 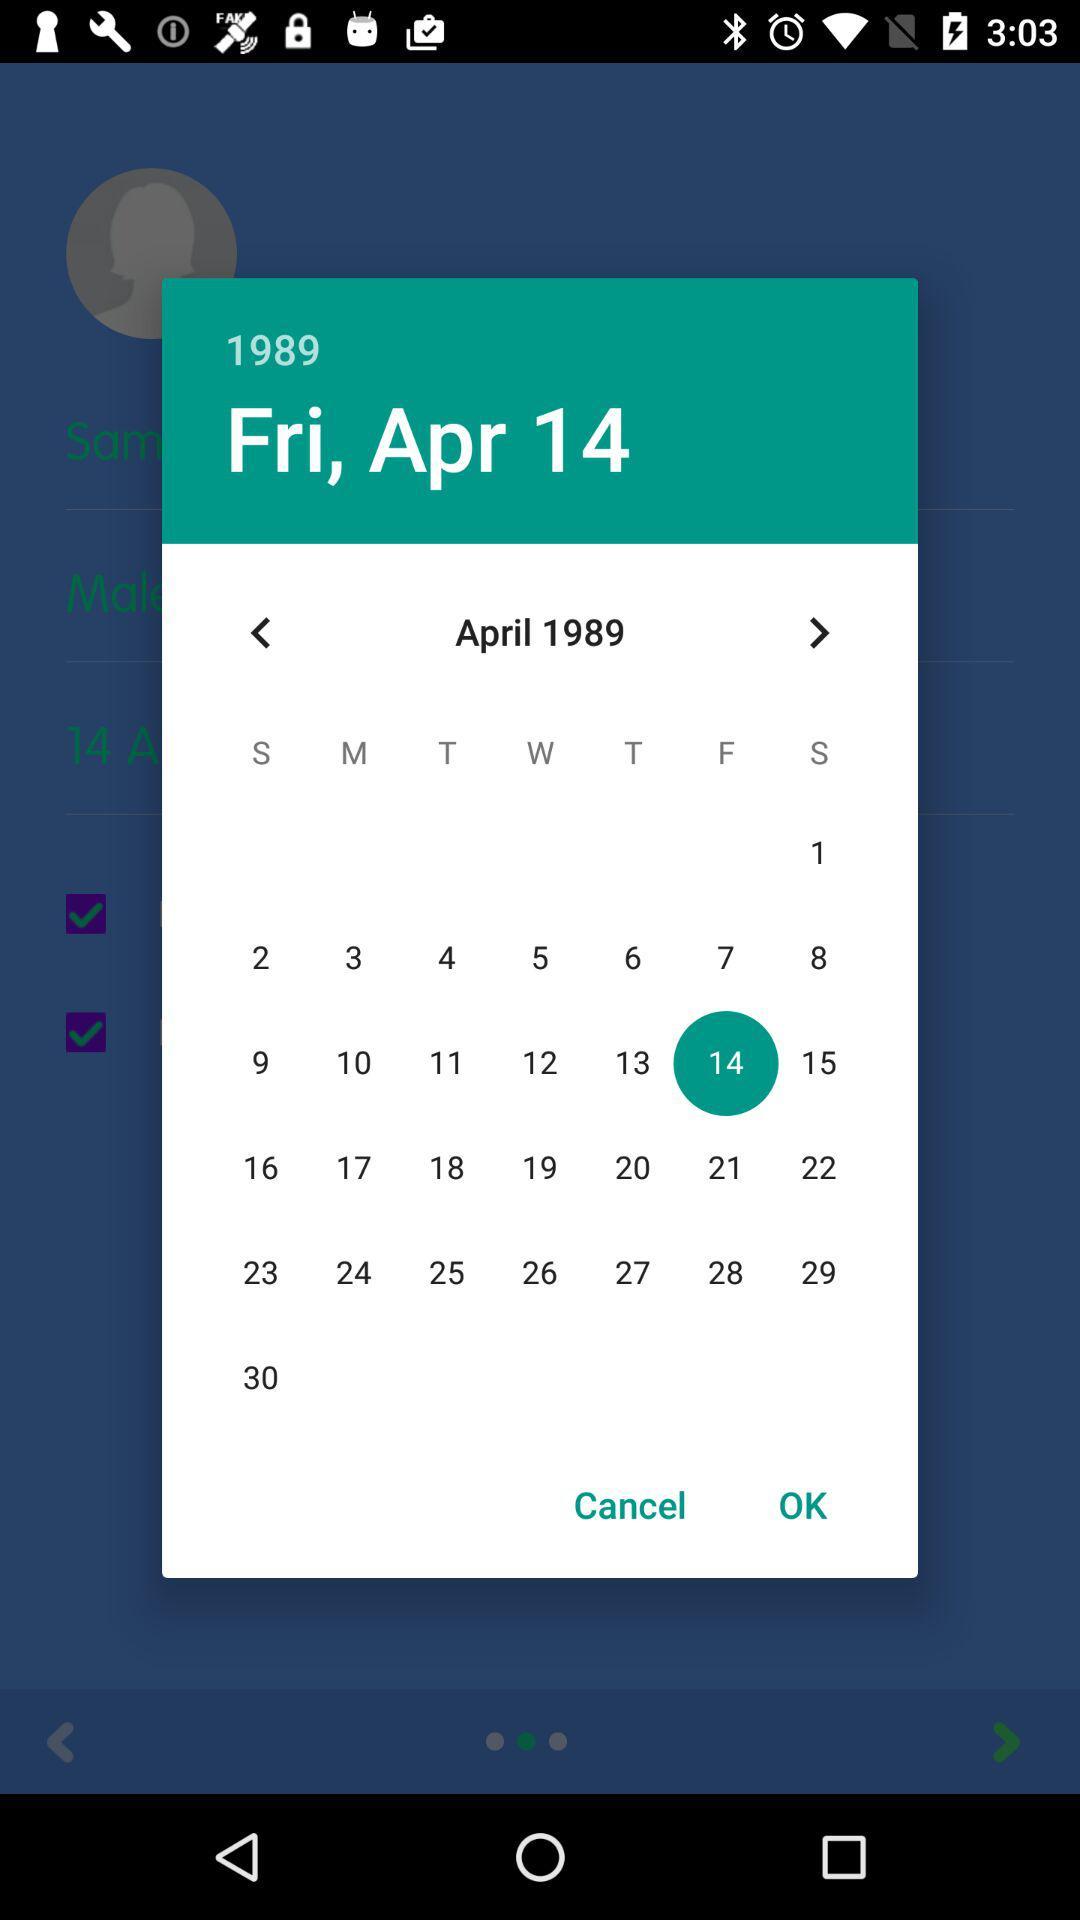 I want to click on the fri, apr 14 icon, so click(x=427, y=435).